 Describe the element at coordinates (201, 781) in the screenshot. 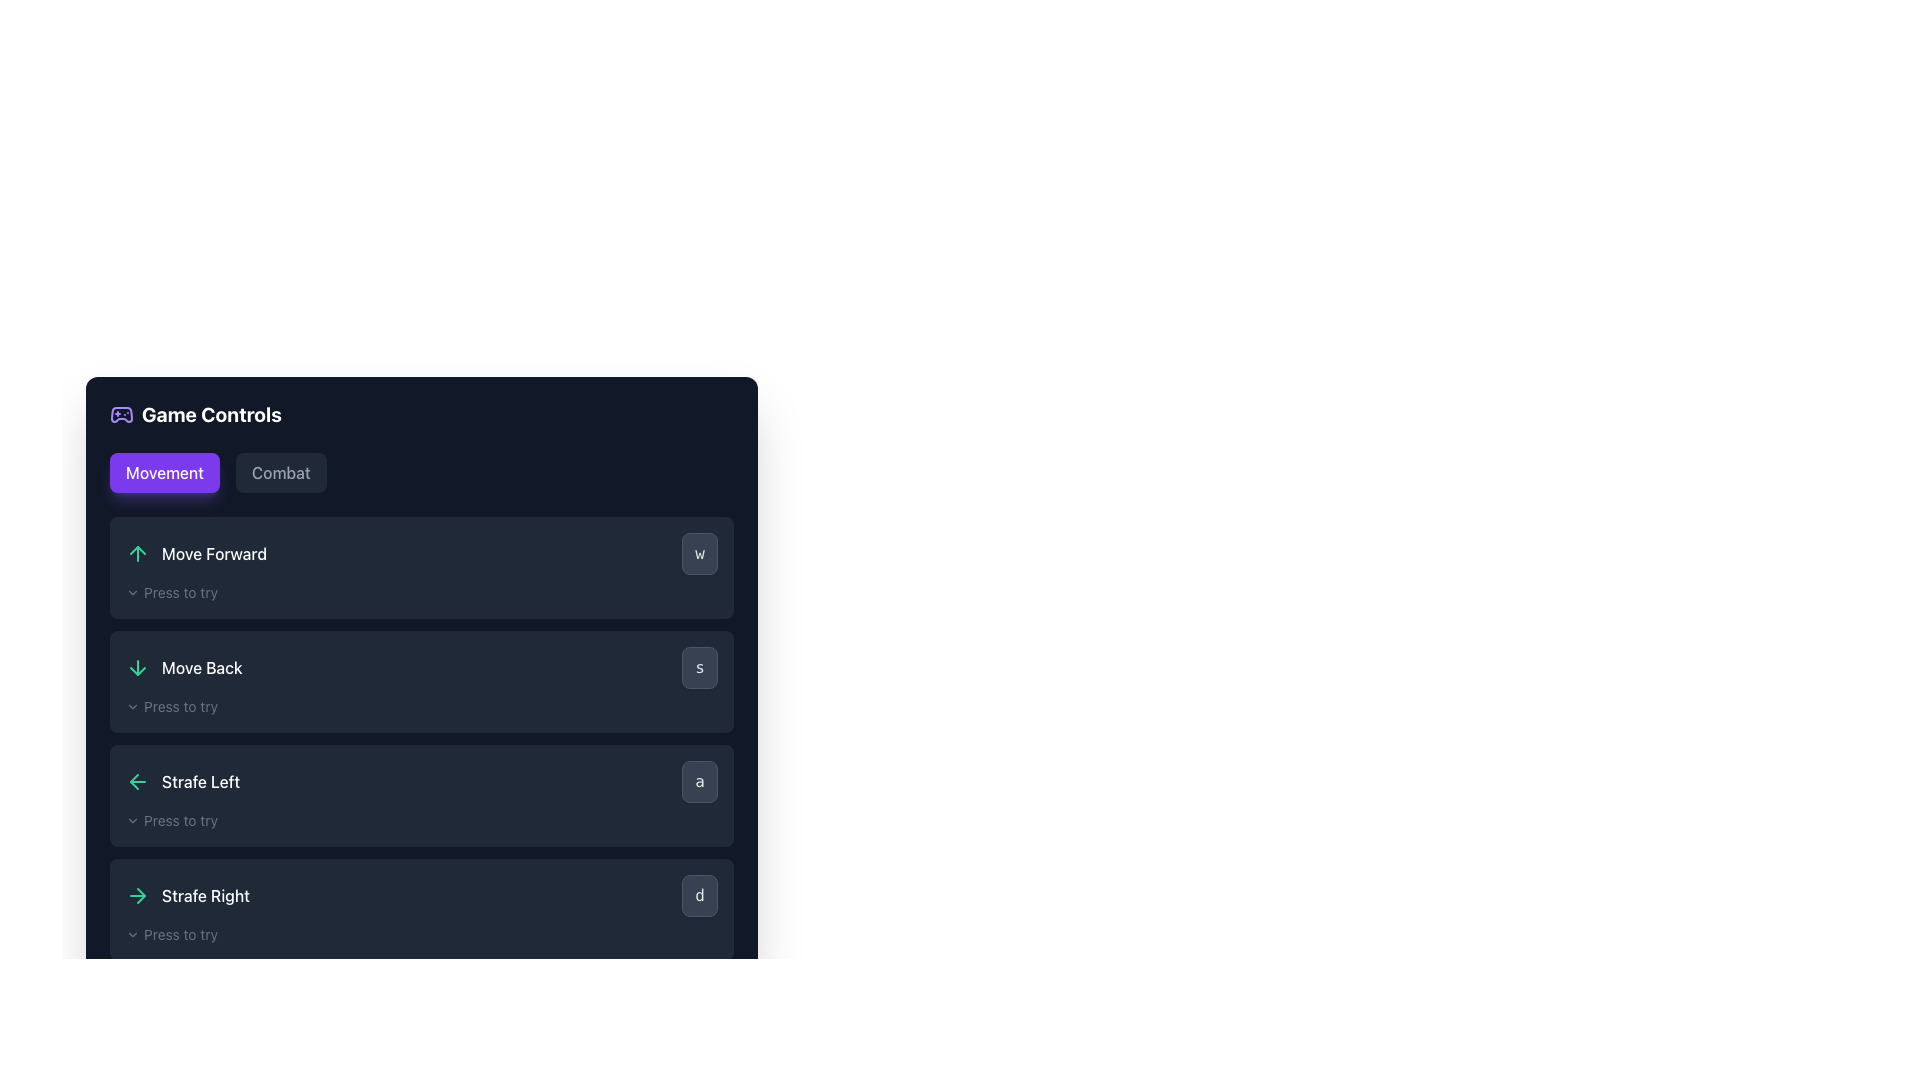

I see `the text label 'Strafe Left' which signifies the command for strafing left in the game, located in the 'Game Controls' panel` at that location.